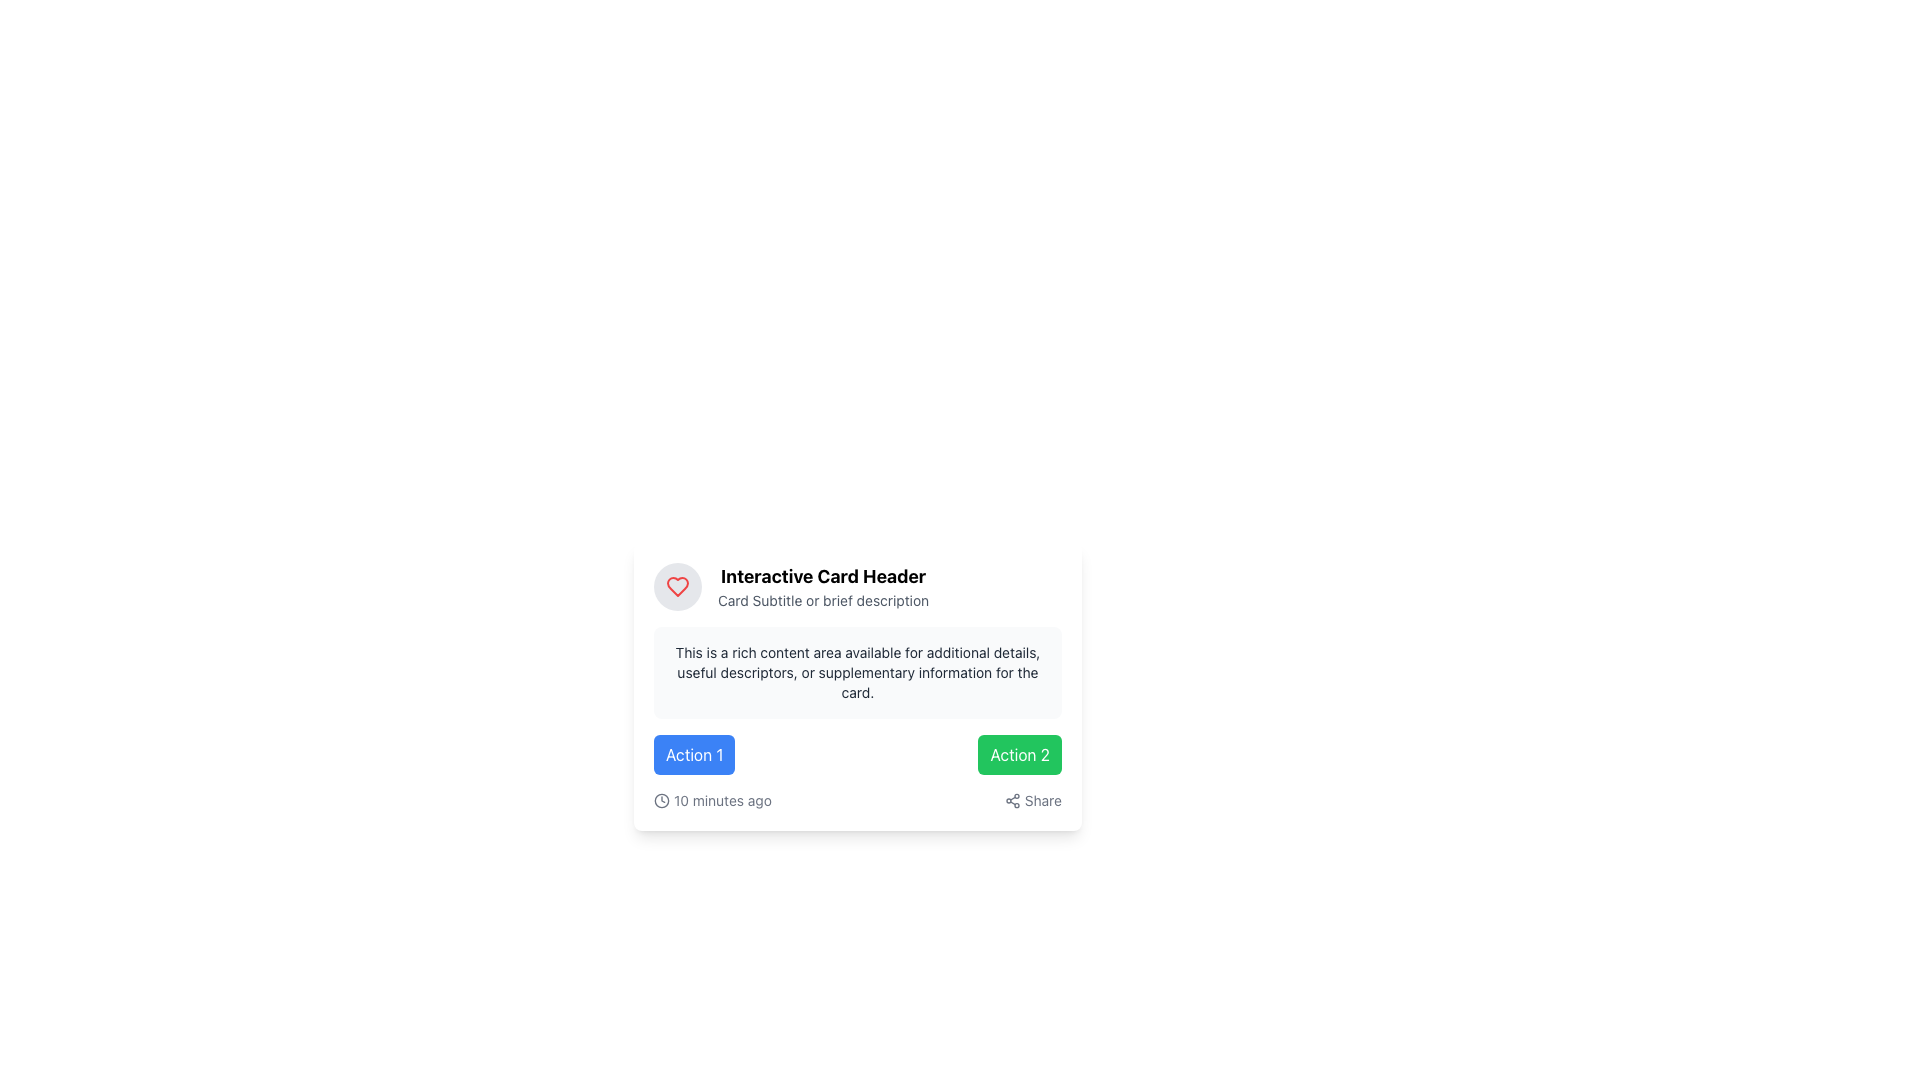 The image size is (1920, 1080). What do you see at coordinates (858, 672) in the screenshot?
I see `supplementary information provided in the static text block located in the central portion of the card beneath the subtitle text` at bounding box center [858, 672].